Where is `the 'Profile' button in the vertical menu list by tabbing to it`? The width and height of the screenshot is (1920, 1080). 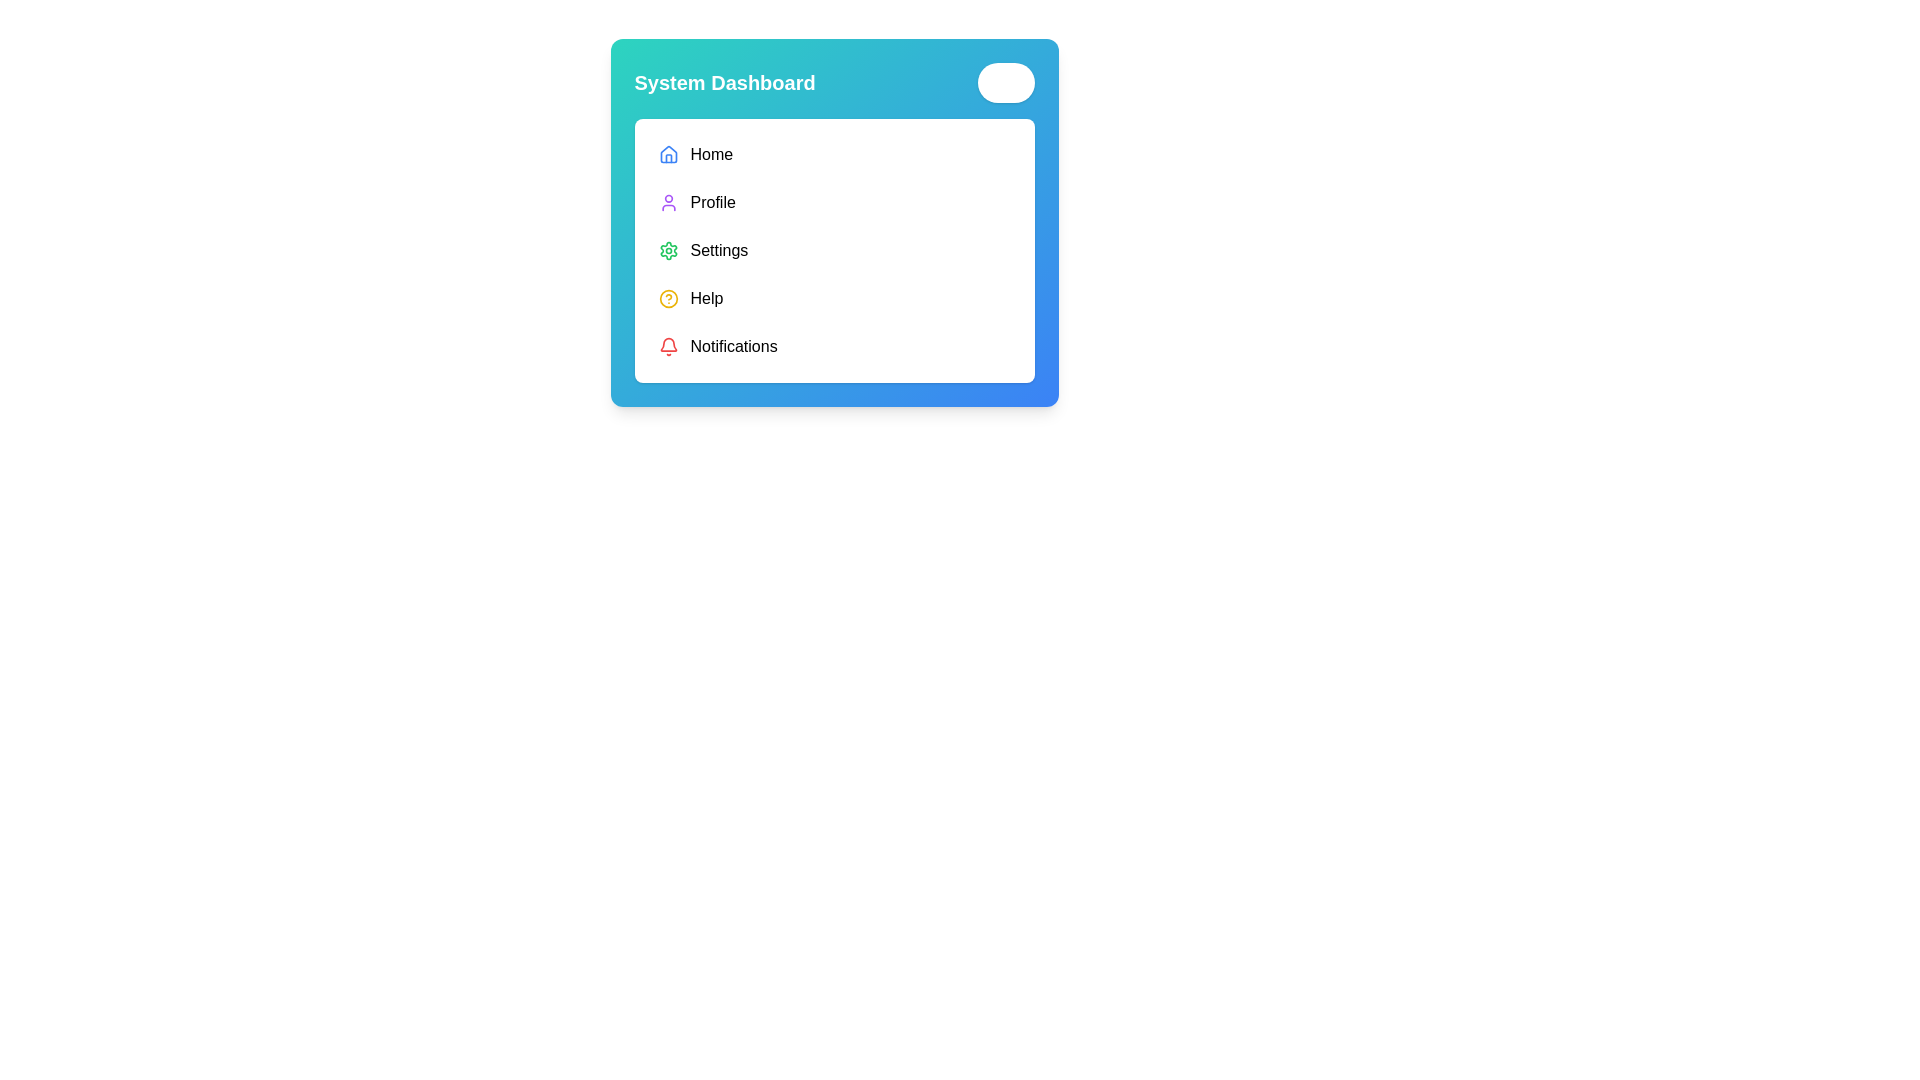 the 'Profile' button in the vertical menu list by tabbing to it is located at coordinates (834, 203).